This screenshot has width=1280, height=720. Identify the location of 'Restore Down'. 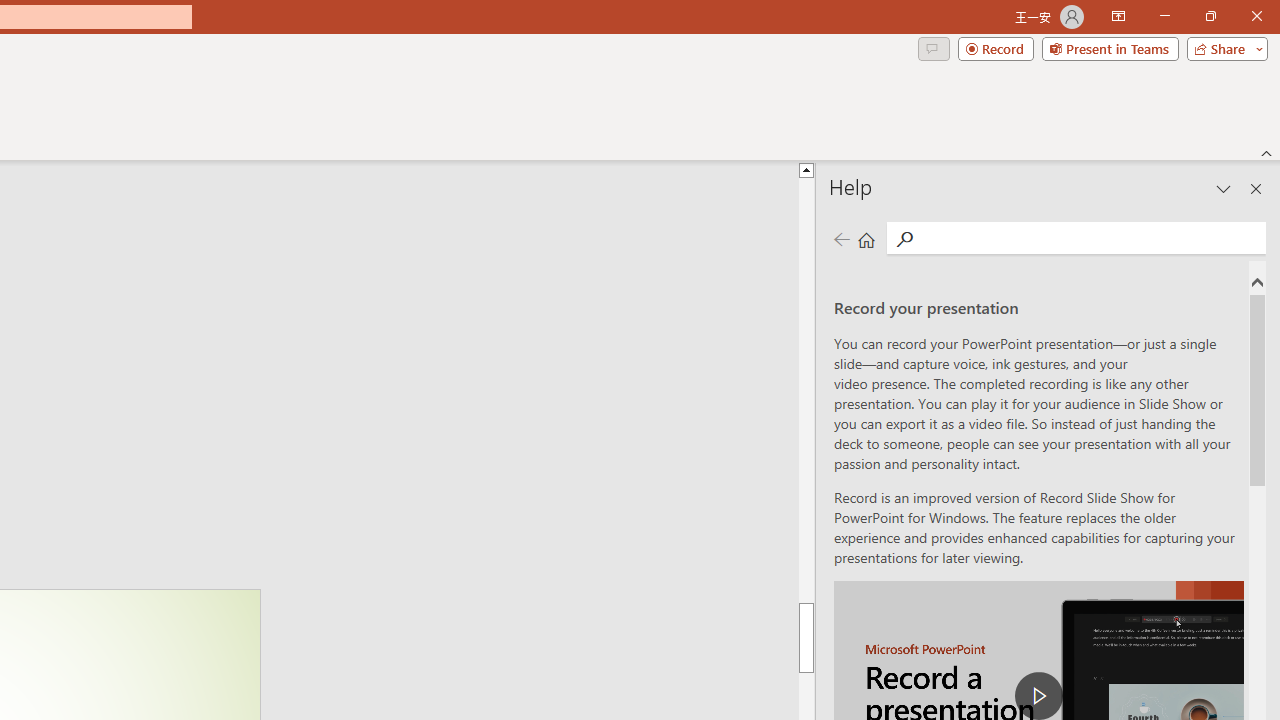
(1209, 16).